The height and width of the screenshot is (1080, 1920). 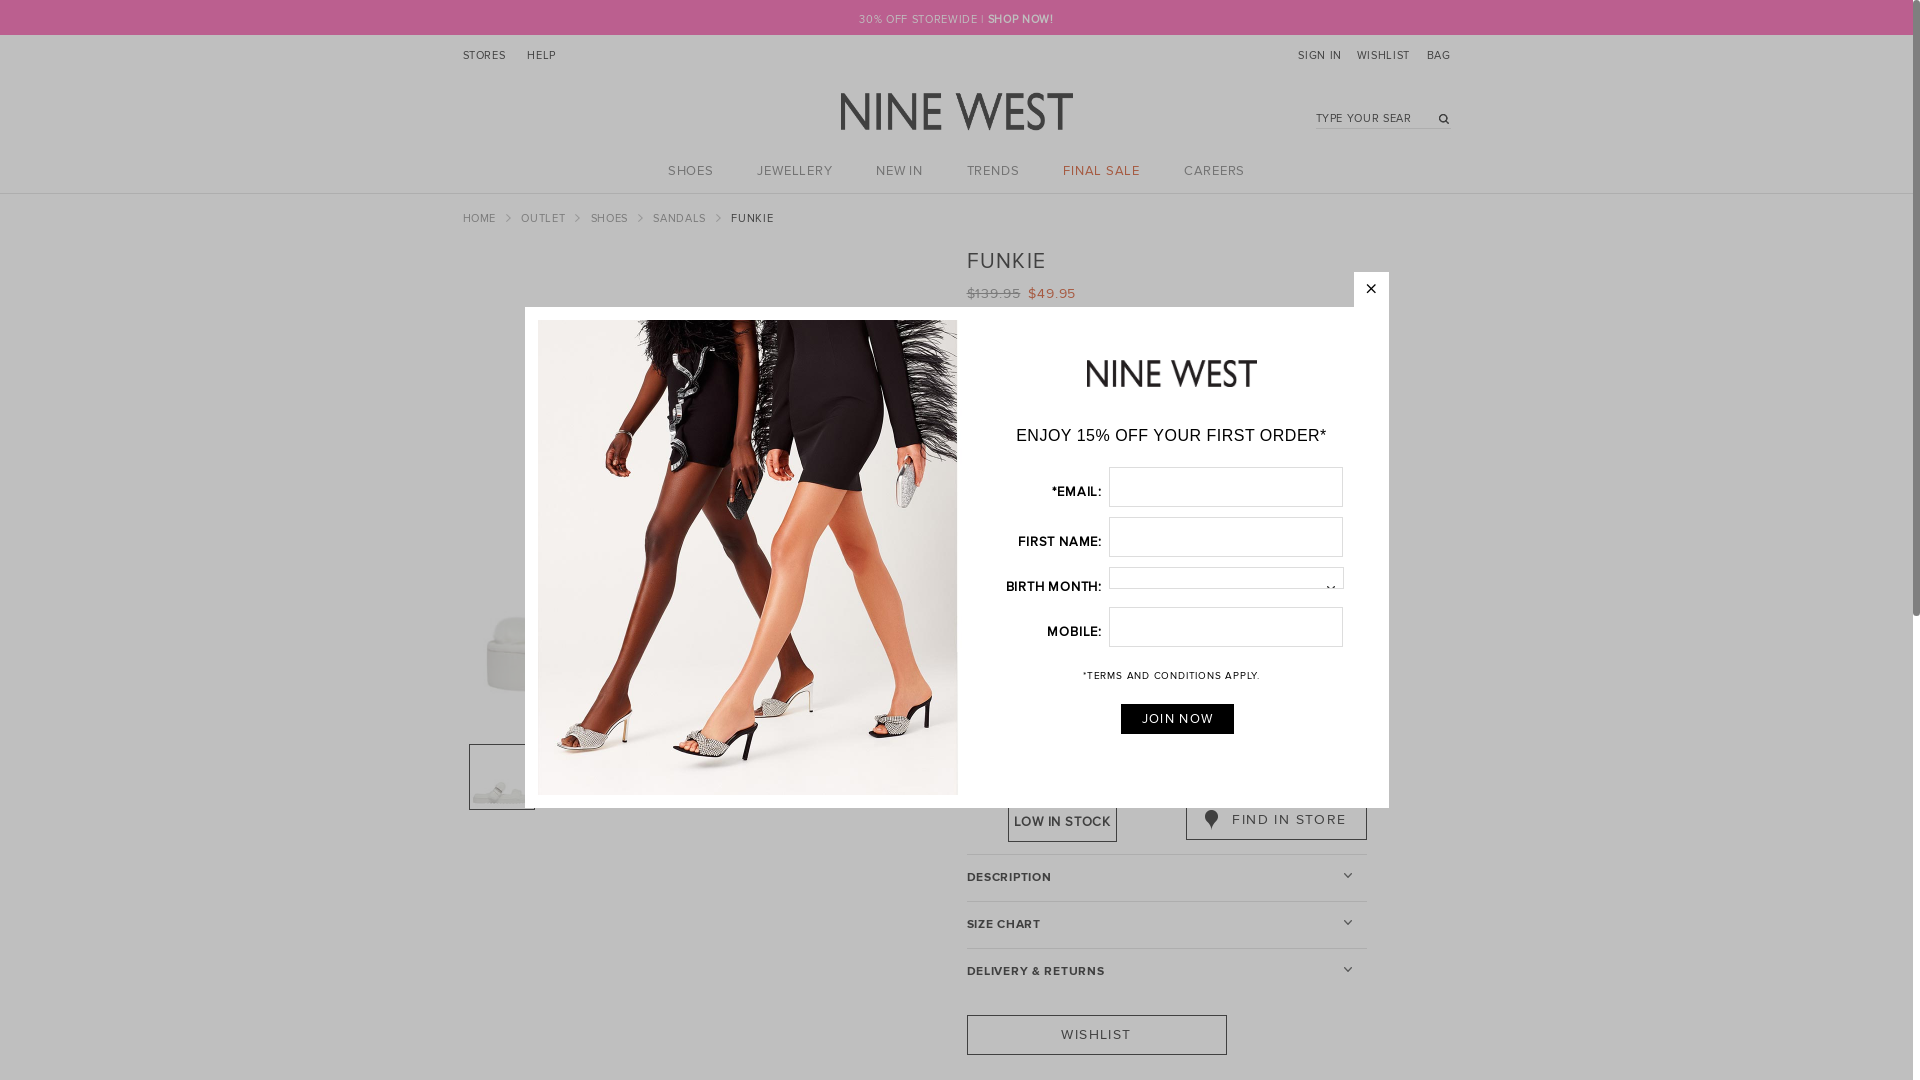 I want to click on 'ADD TO BAG', so click(x=1275, y=771).